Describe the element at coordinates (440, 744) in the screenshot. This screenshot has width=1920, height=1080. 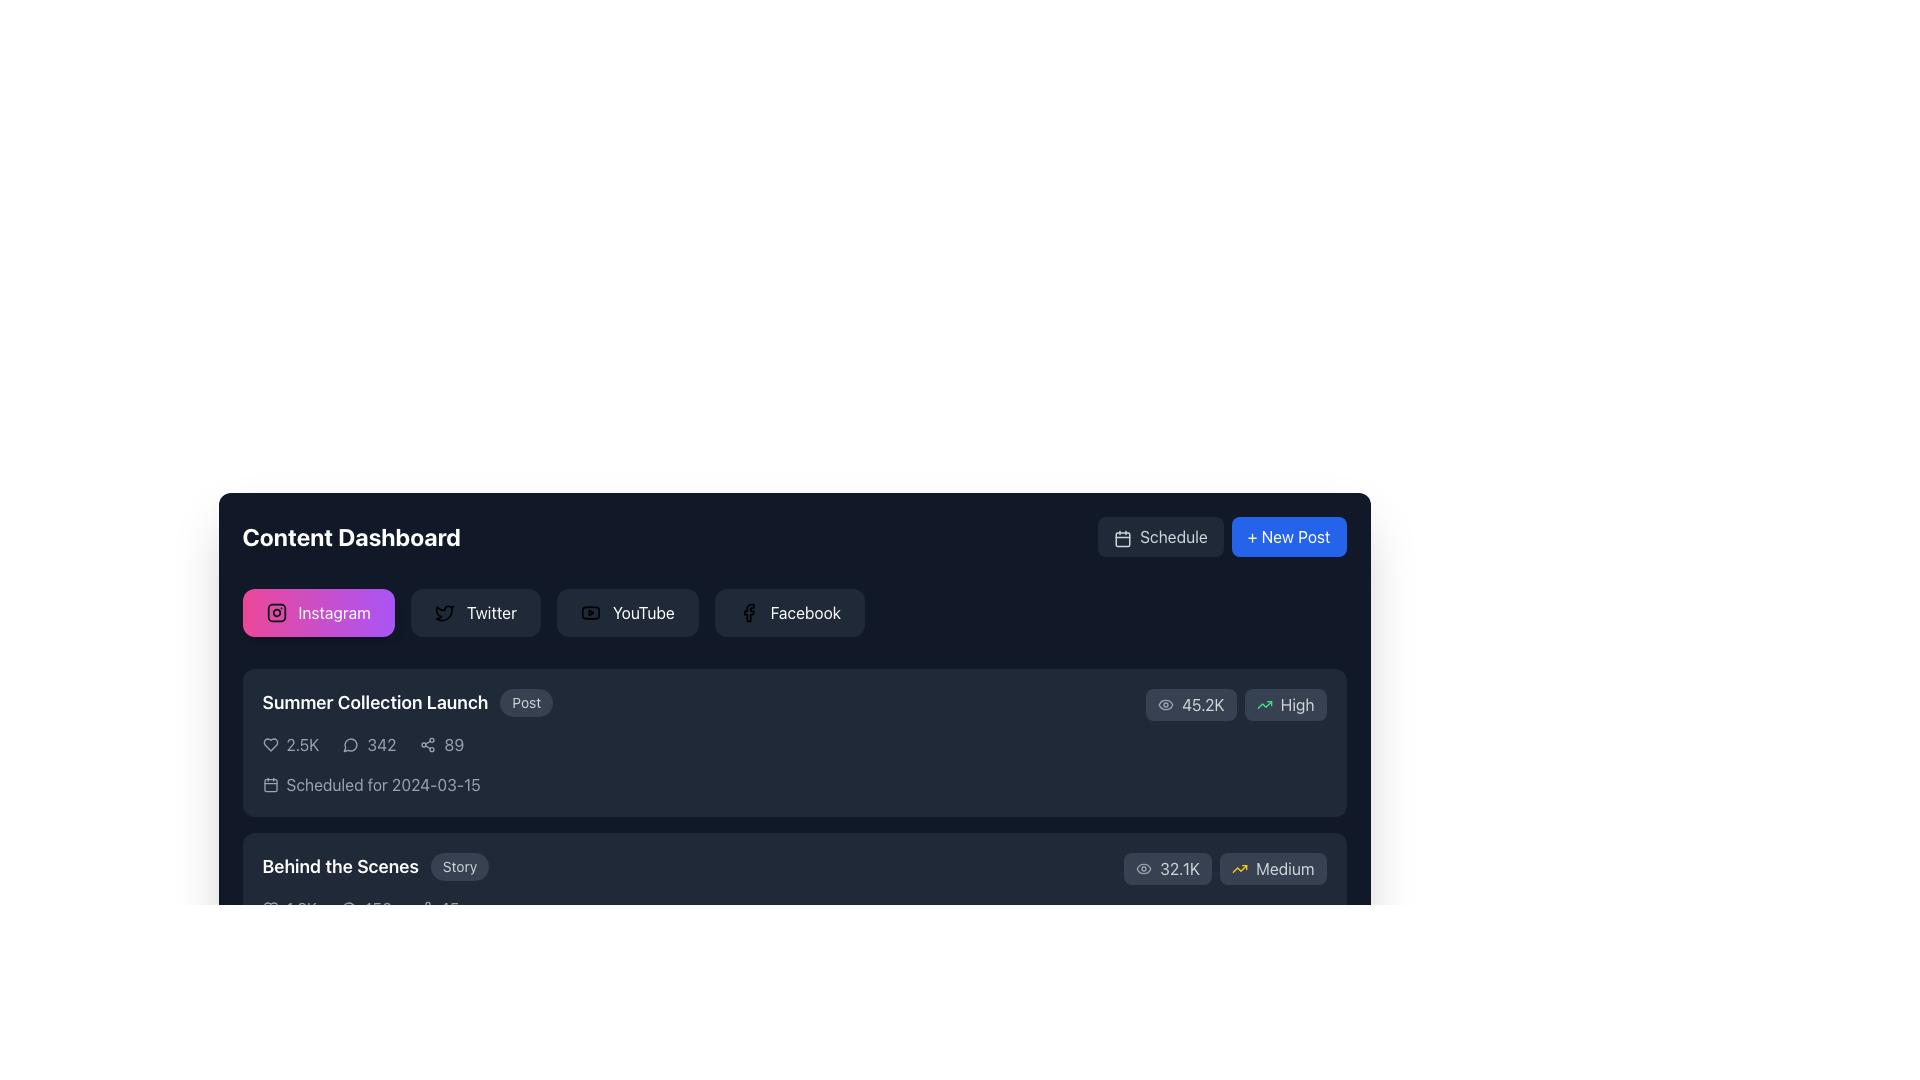
I see `the label with icon that represents the count of shares for the 'Summer Collection Launch' entry in the dashboard` at that location.